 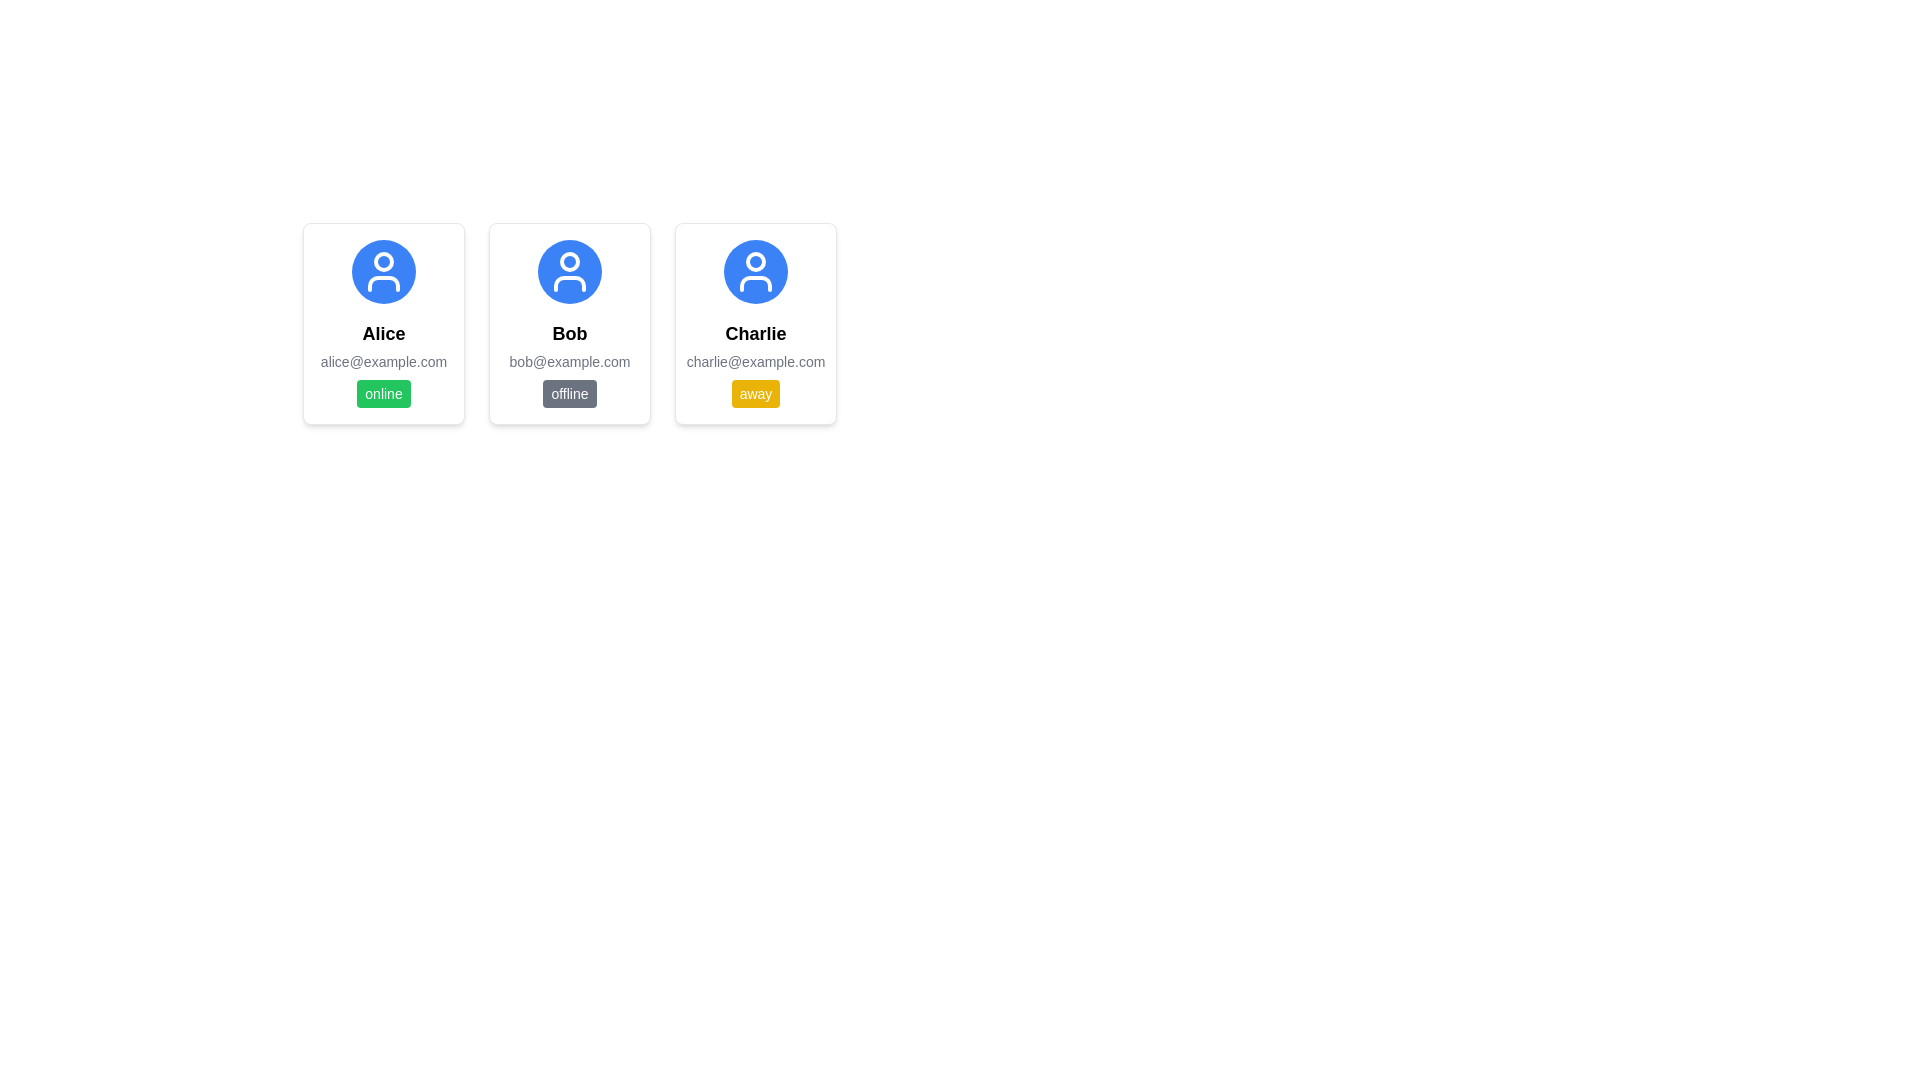 I want to click on the text label identifying the user profile as 'Charlie', which is located in the third user profile card from the left, below the avatar and above the email address, so click(x=754, y=333).